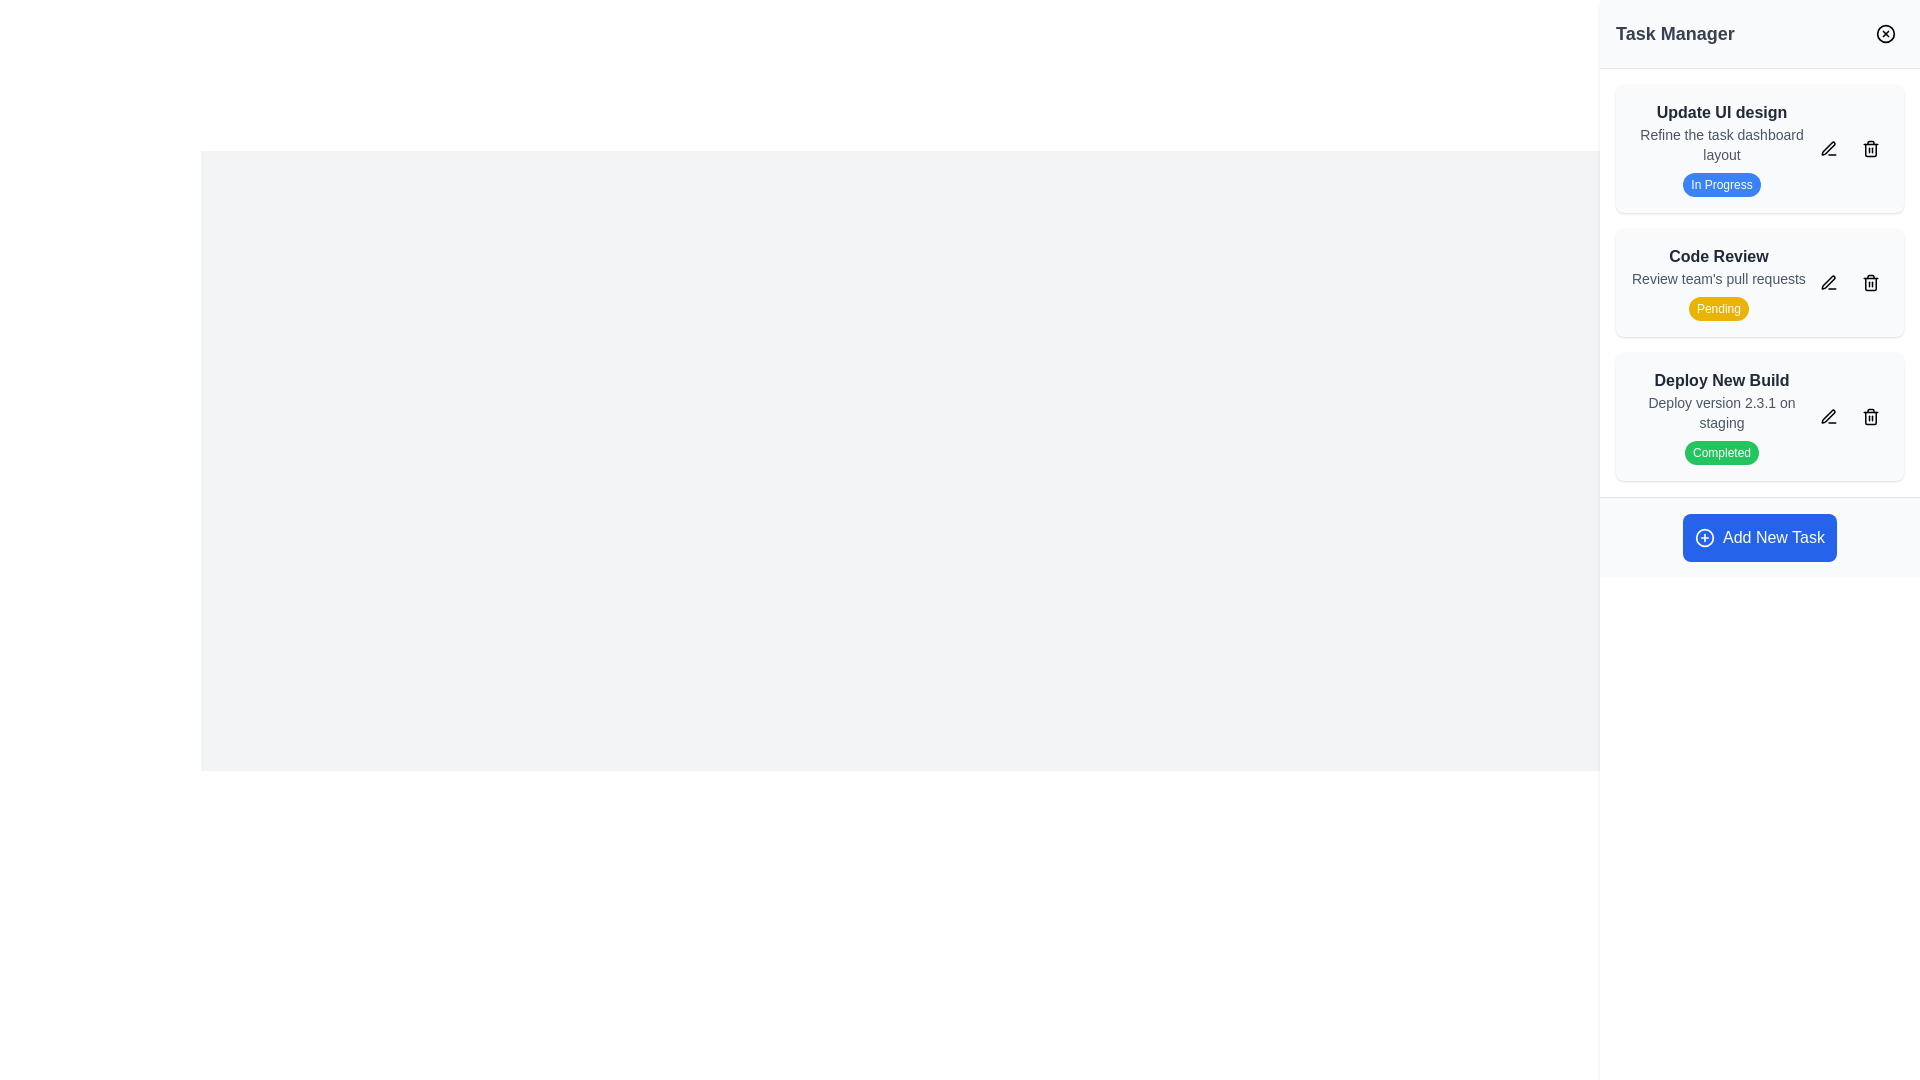 The image size is (1920, 1080). Describe the element at coordinates (1870, 417) in the screenshot. I see `the main body of the trash bin icon in the 'Deploy New Build' task on the rightmost panel` at that location.